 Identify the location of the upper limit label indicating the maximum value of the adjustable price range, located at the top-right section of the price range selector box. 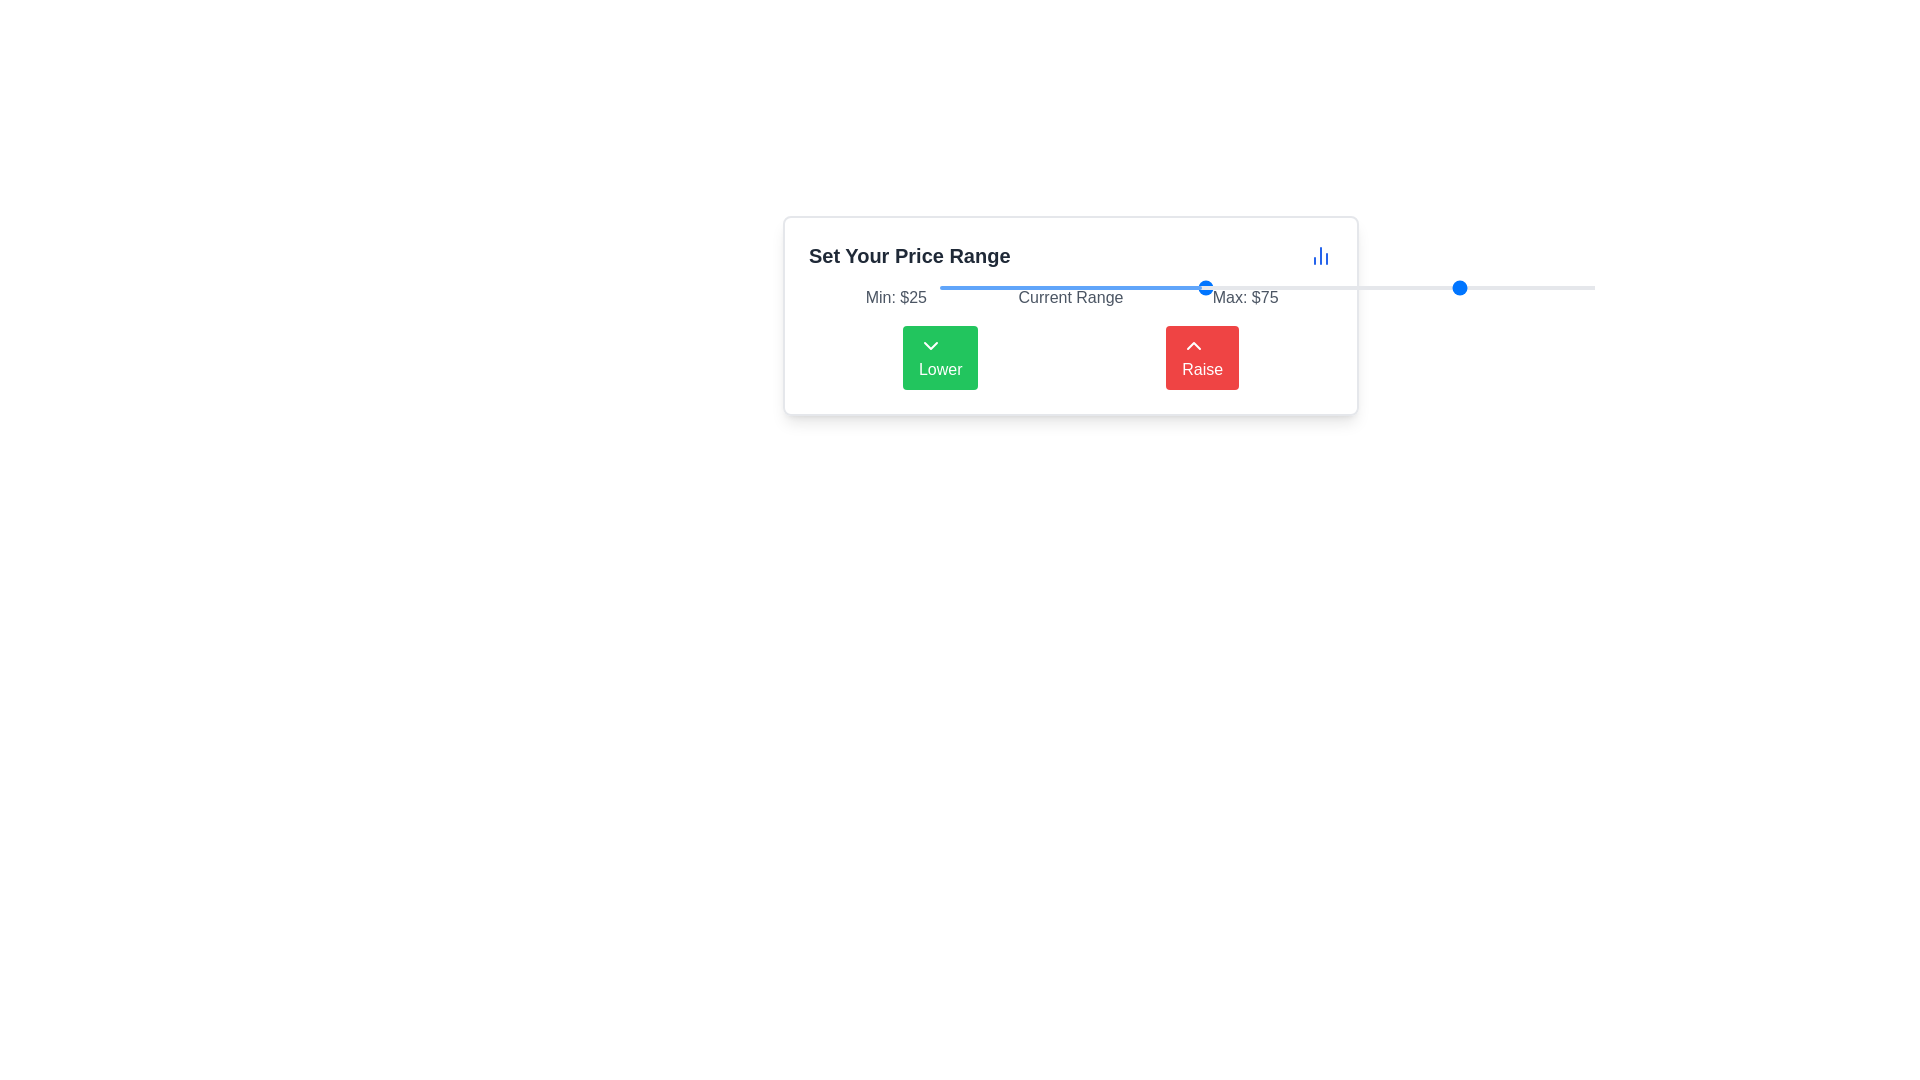
(1244, 297).